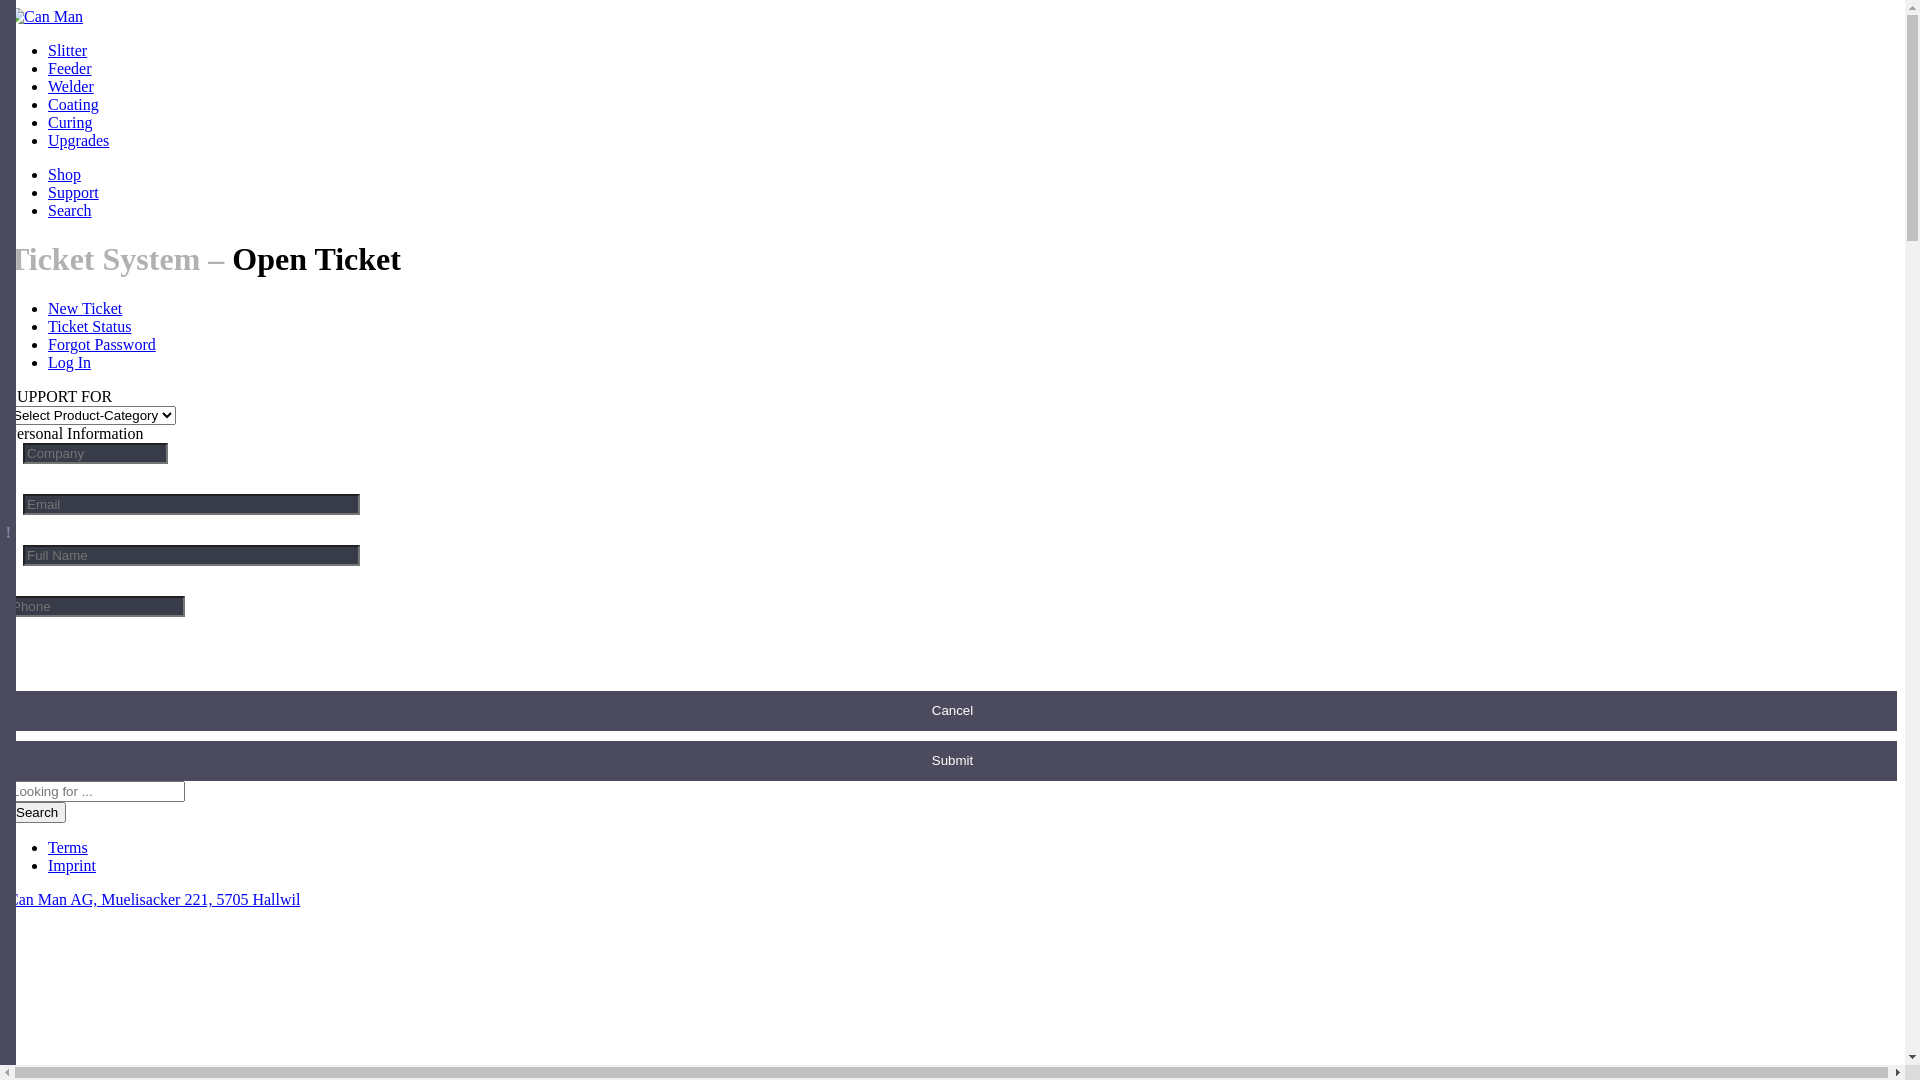 The width and height of the screenshot is (1920, 1080). Describe the element at coordinates (88, 325) in the screenshot. I see `'Ticket Status'` at that location.